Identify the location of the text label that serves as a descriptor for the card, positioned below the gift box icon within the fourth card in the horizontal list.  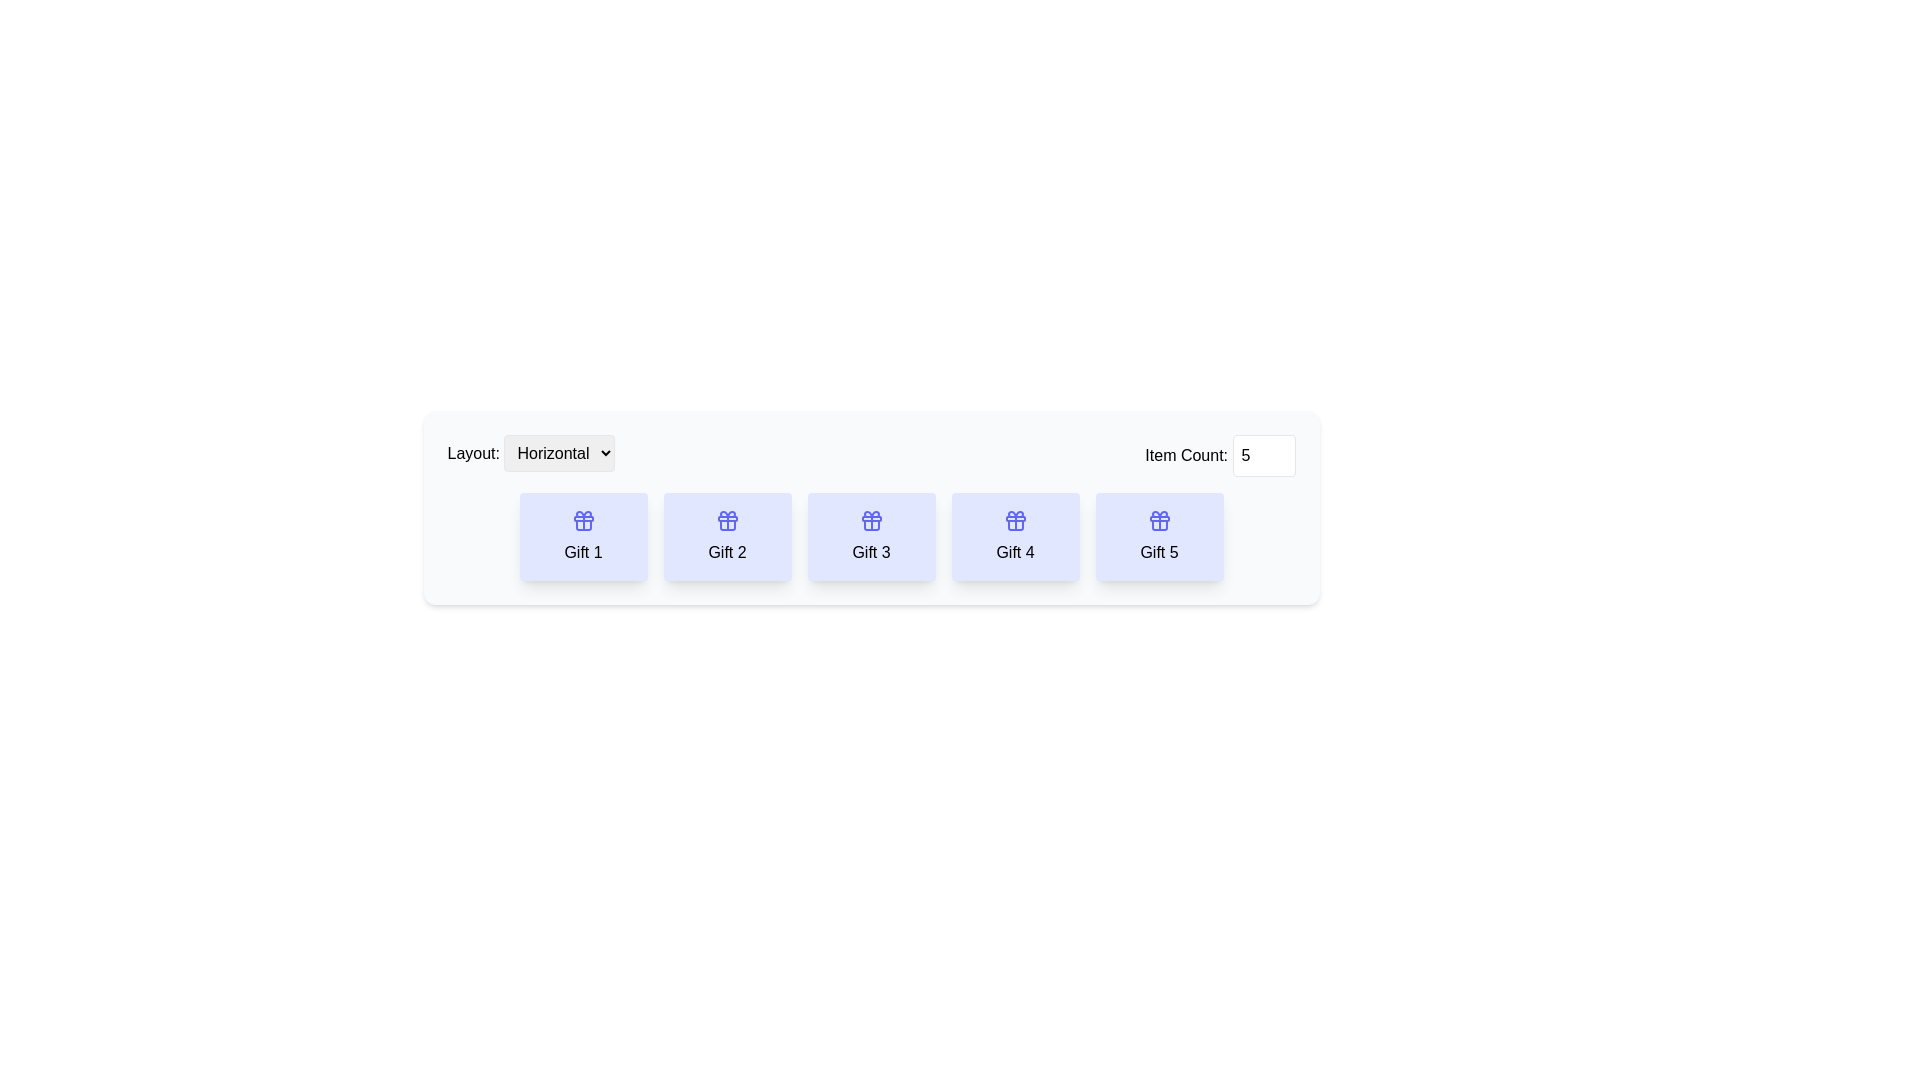
(1015, 552).